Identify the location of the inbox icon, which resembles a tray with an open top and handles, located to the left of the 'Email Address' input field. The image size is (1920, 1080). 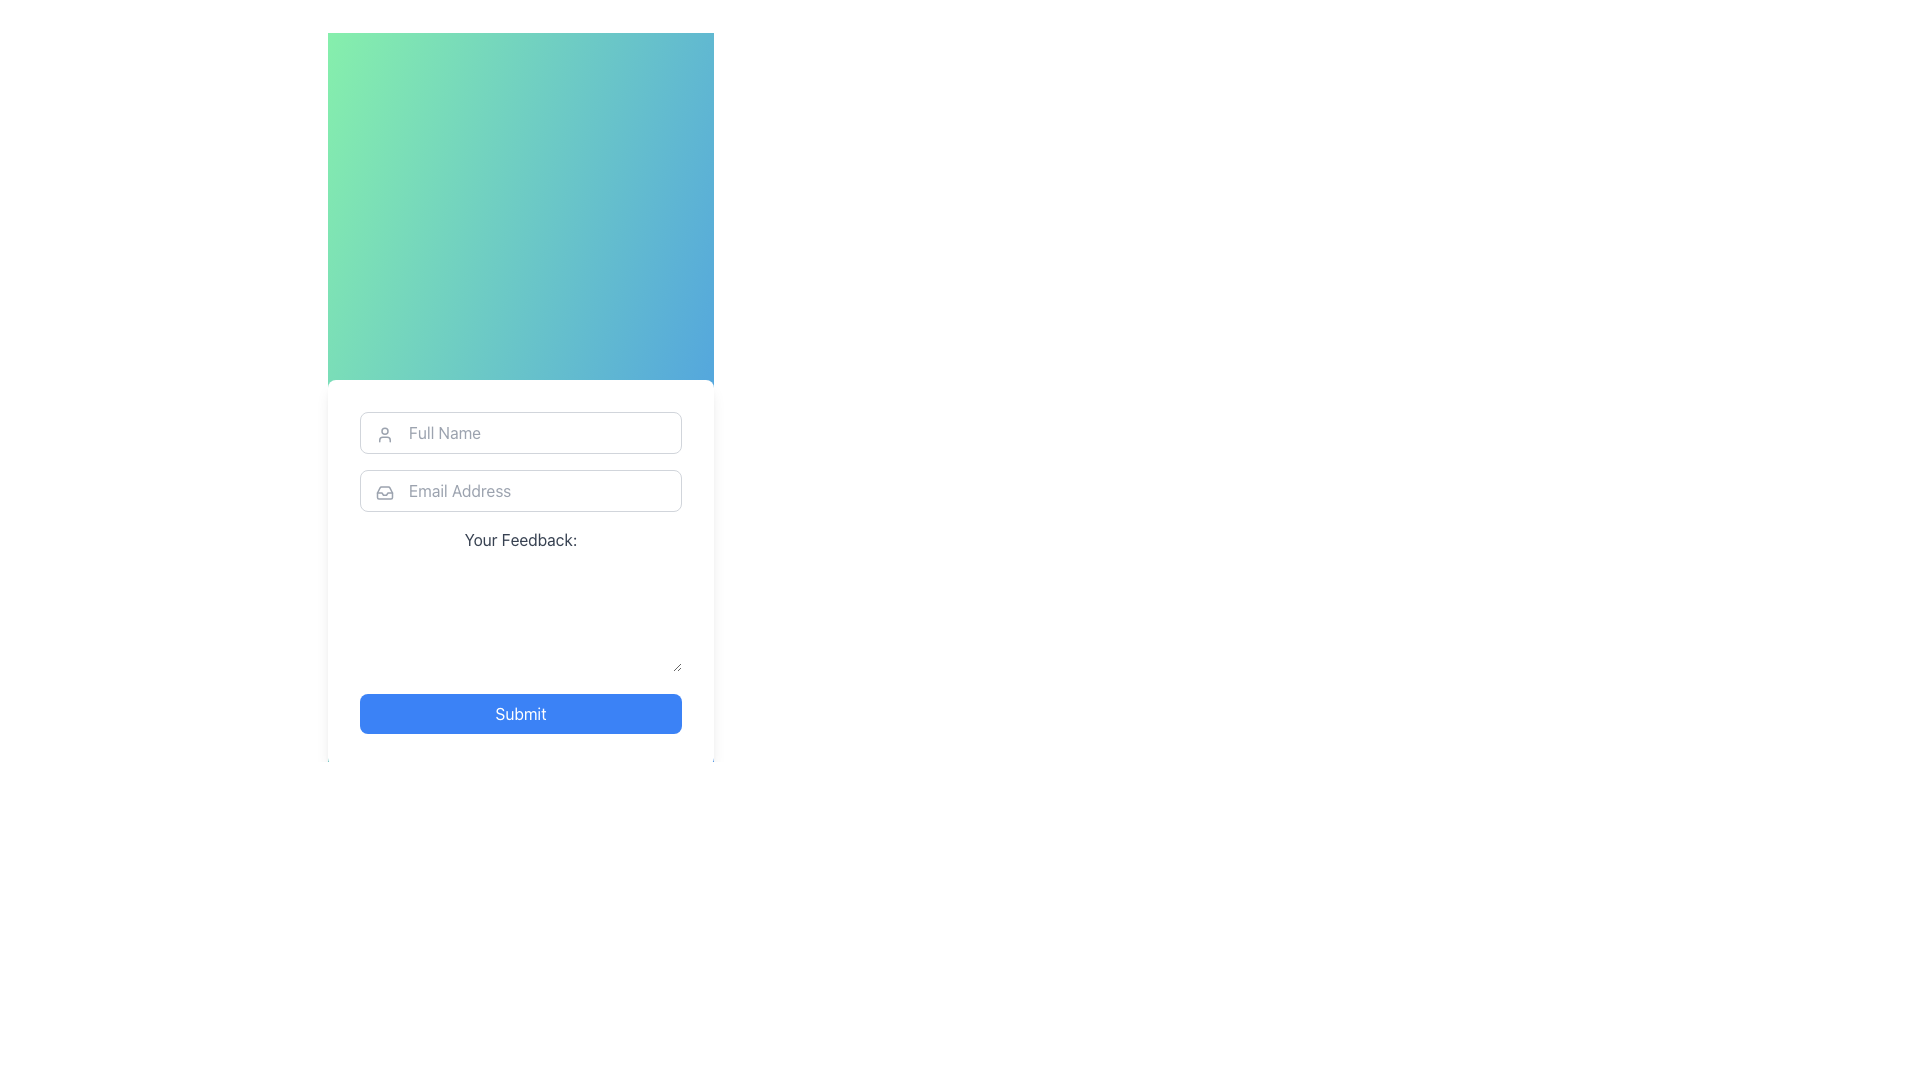
(384, 493).